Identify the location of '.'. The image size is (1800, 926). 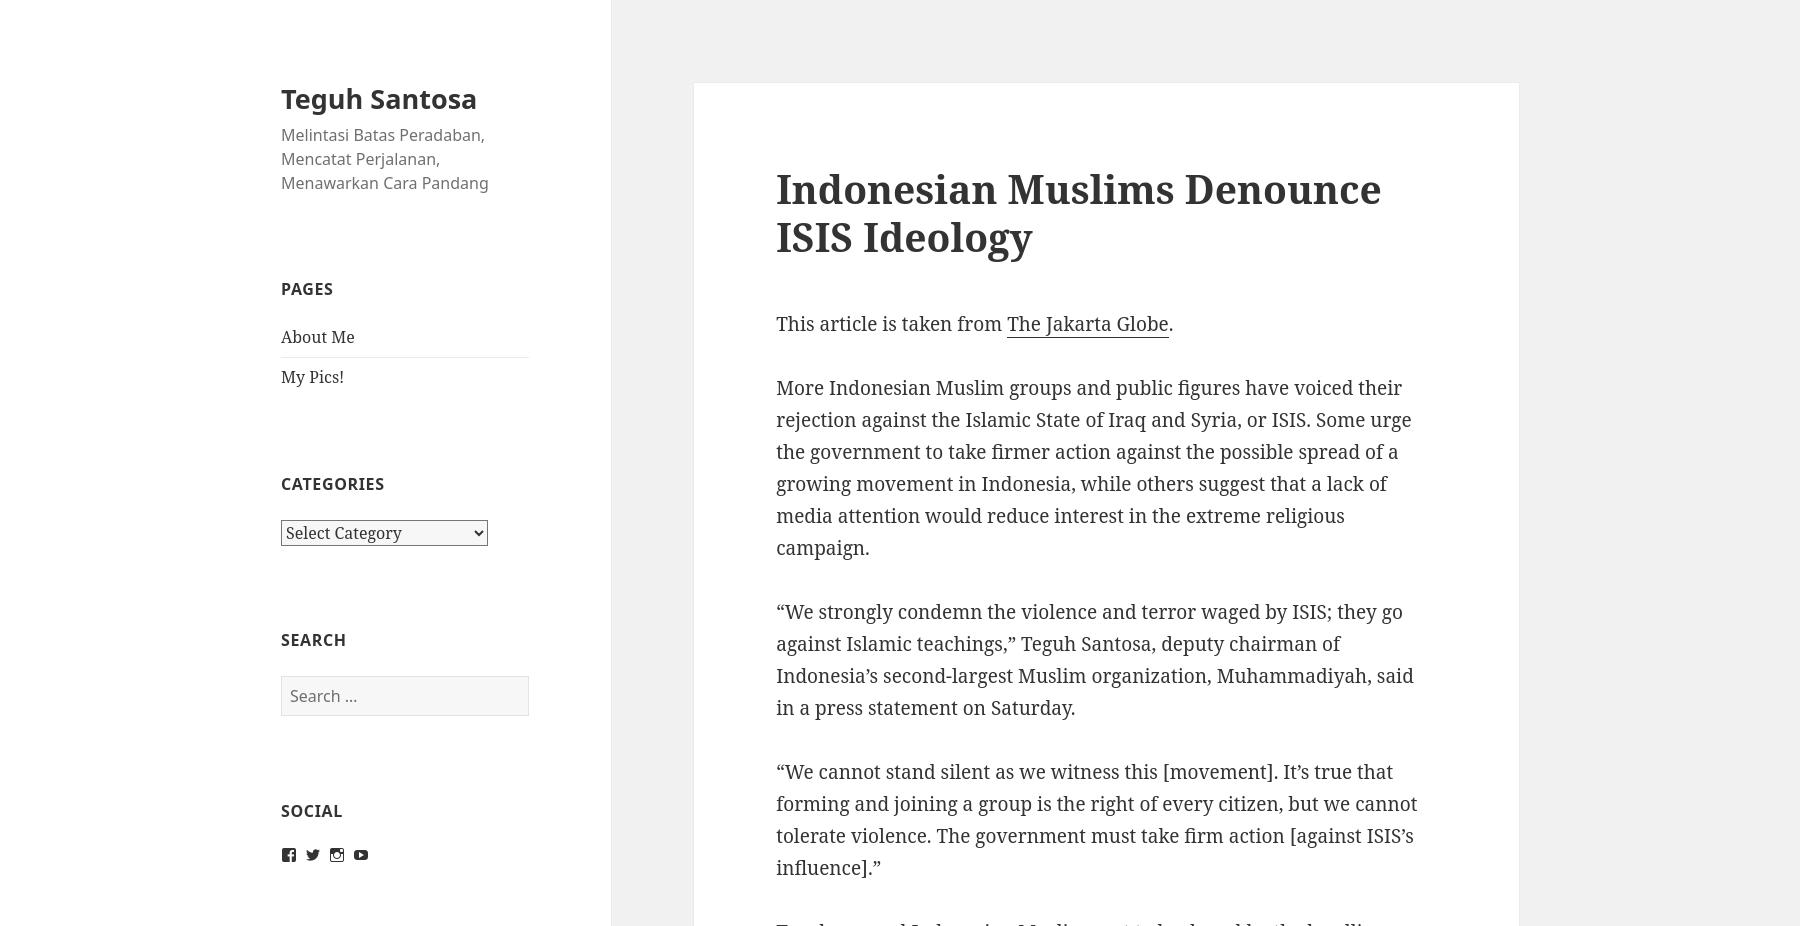
(1169, 324).